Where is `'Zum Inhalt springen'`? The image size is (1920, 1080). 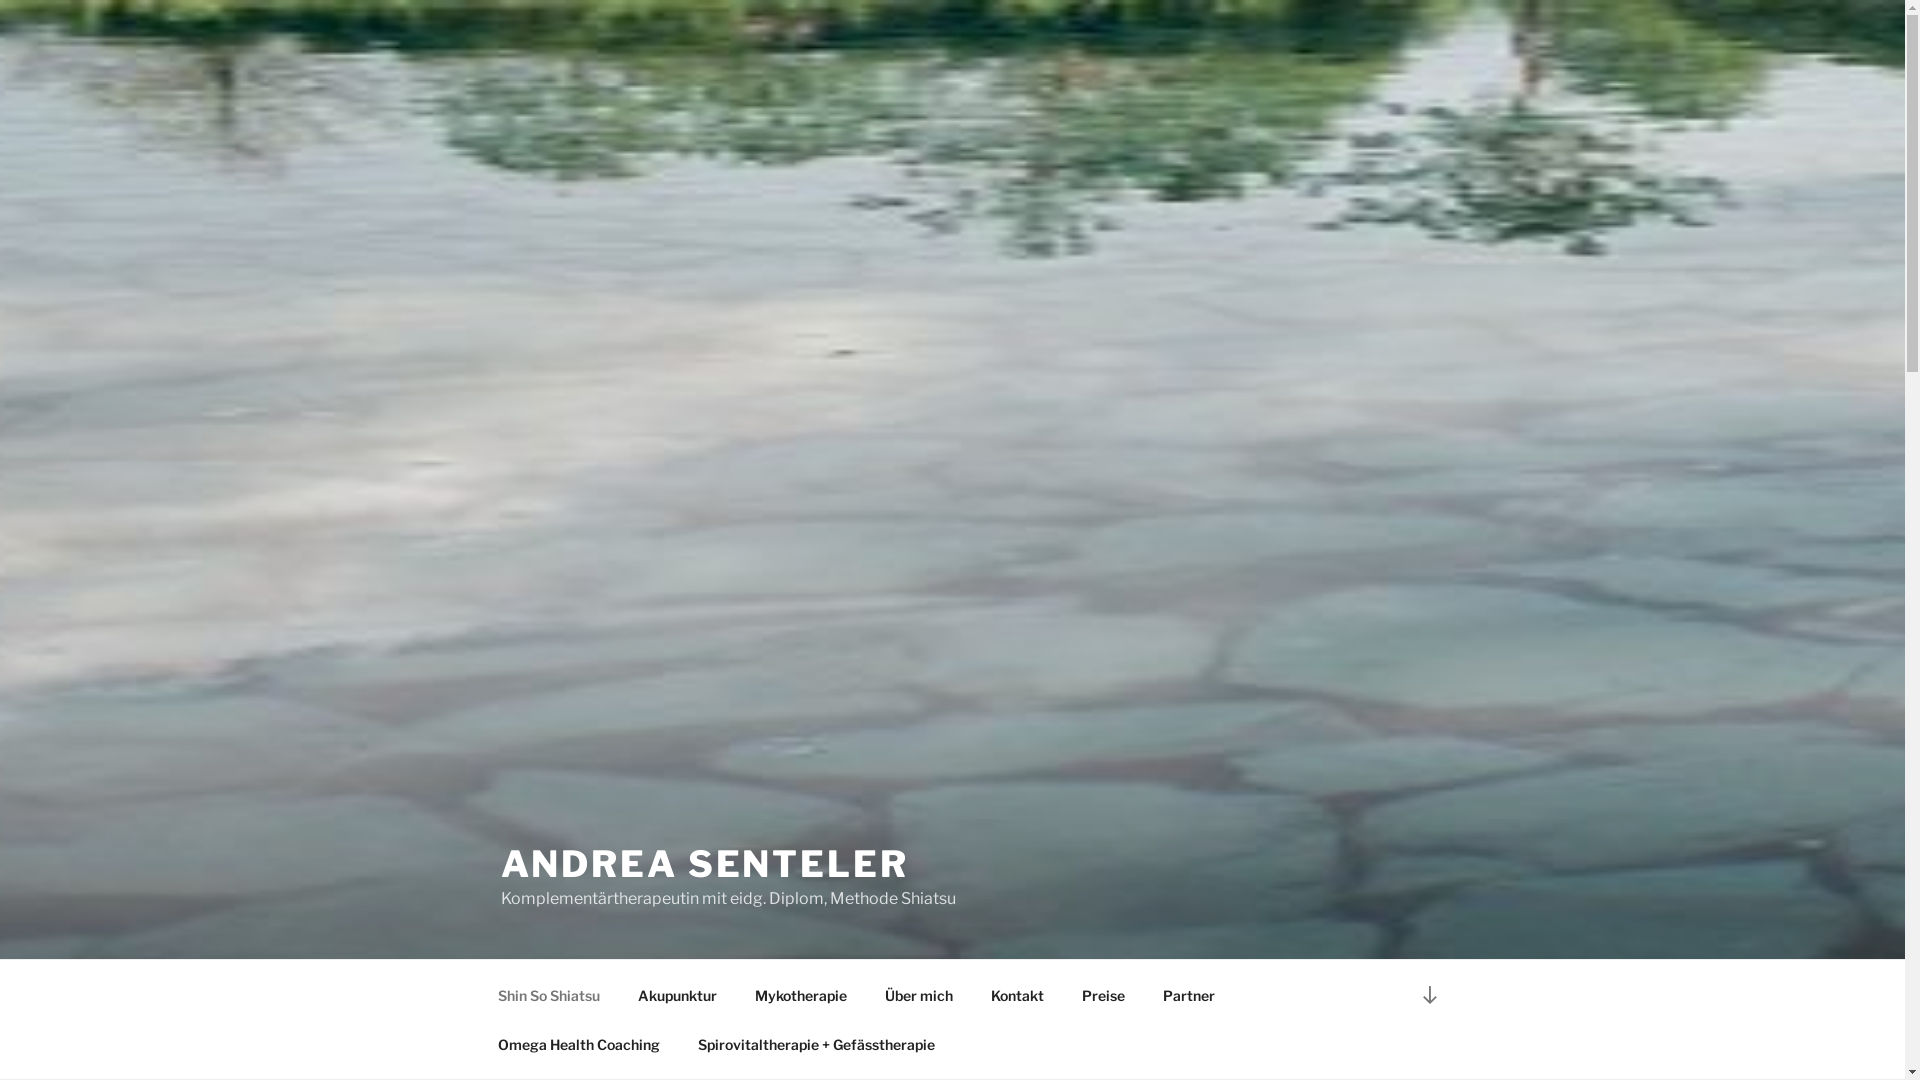
'Zum Inhalt springen' is located at coordinates (0, 0).